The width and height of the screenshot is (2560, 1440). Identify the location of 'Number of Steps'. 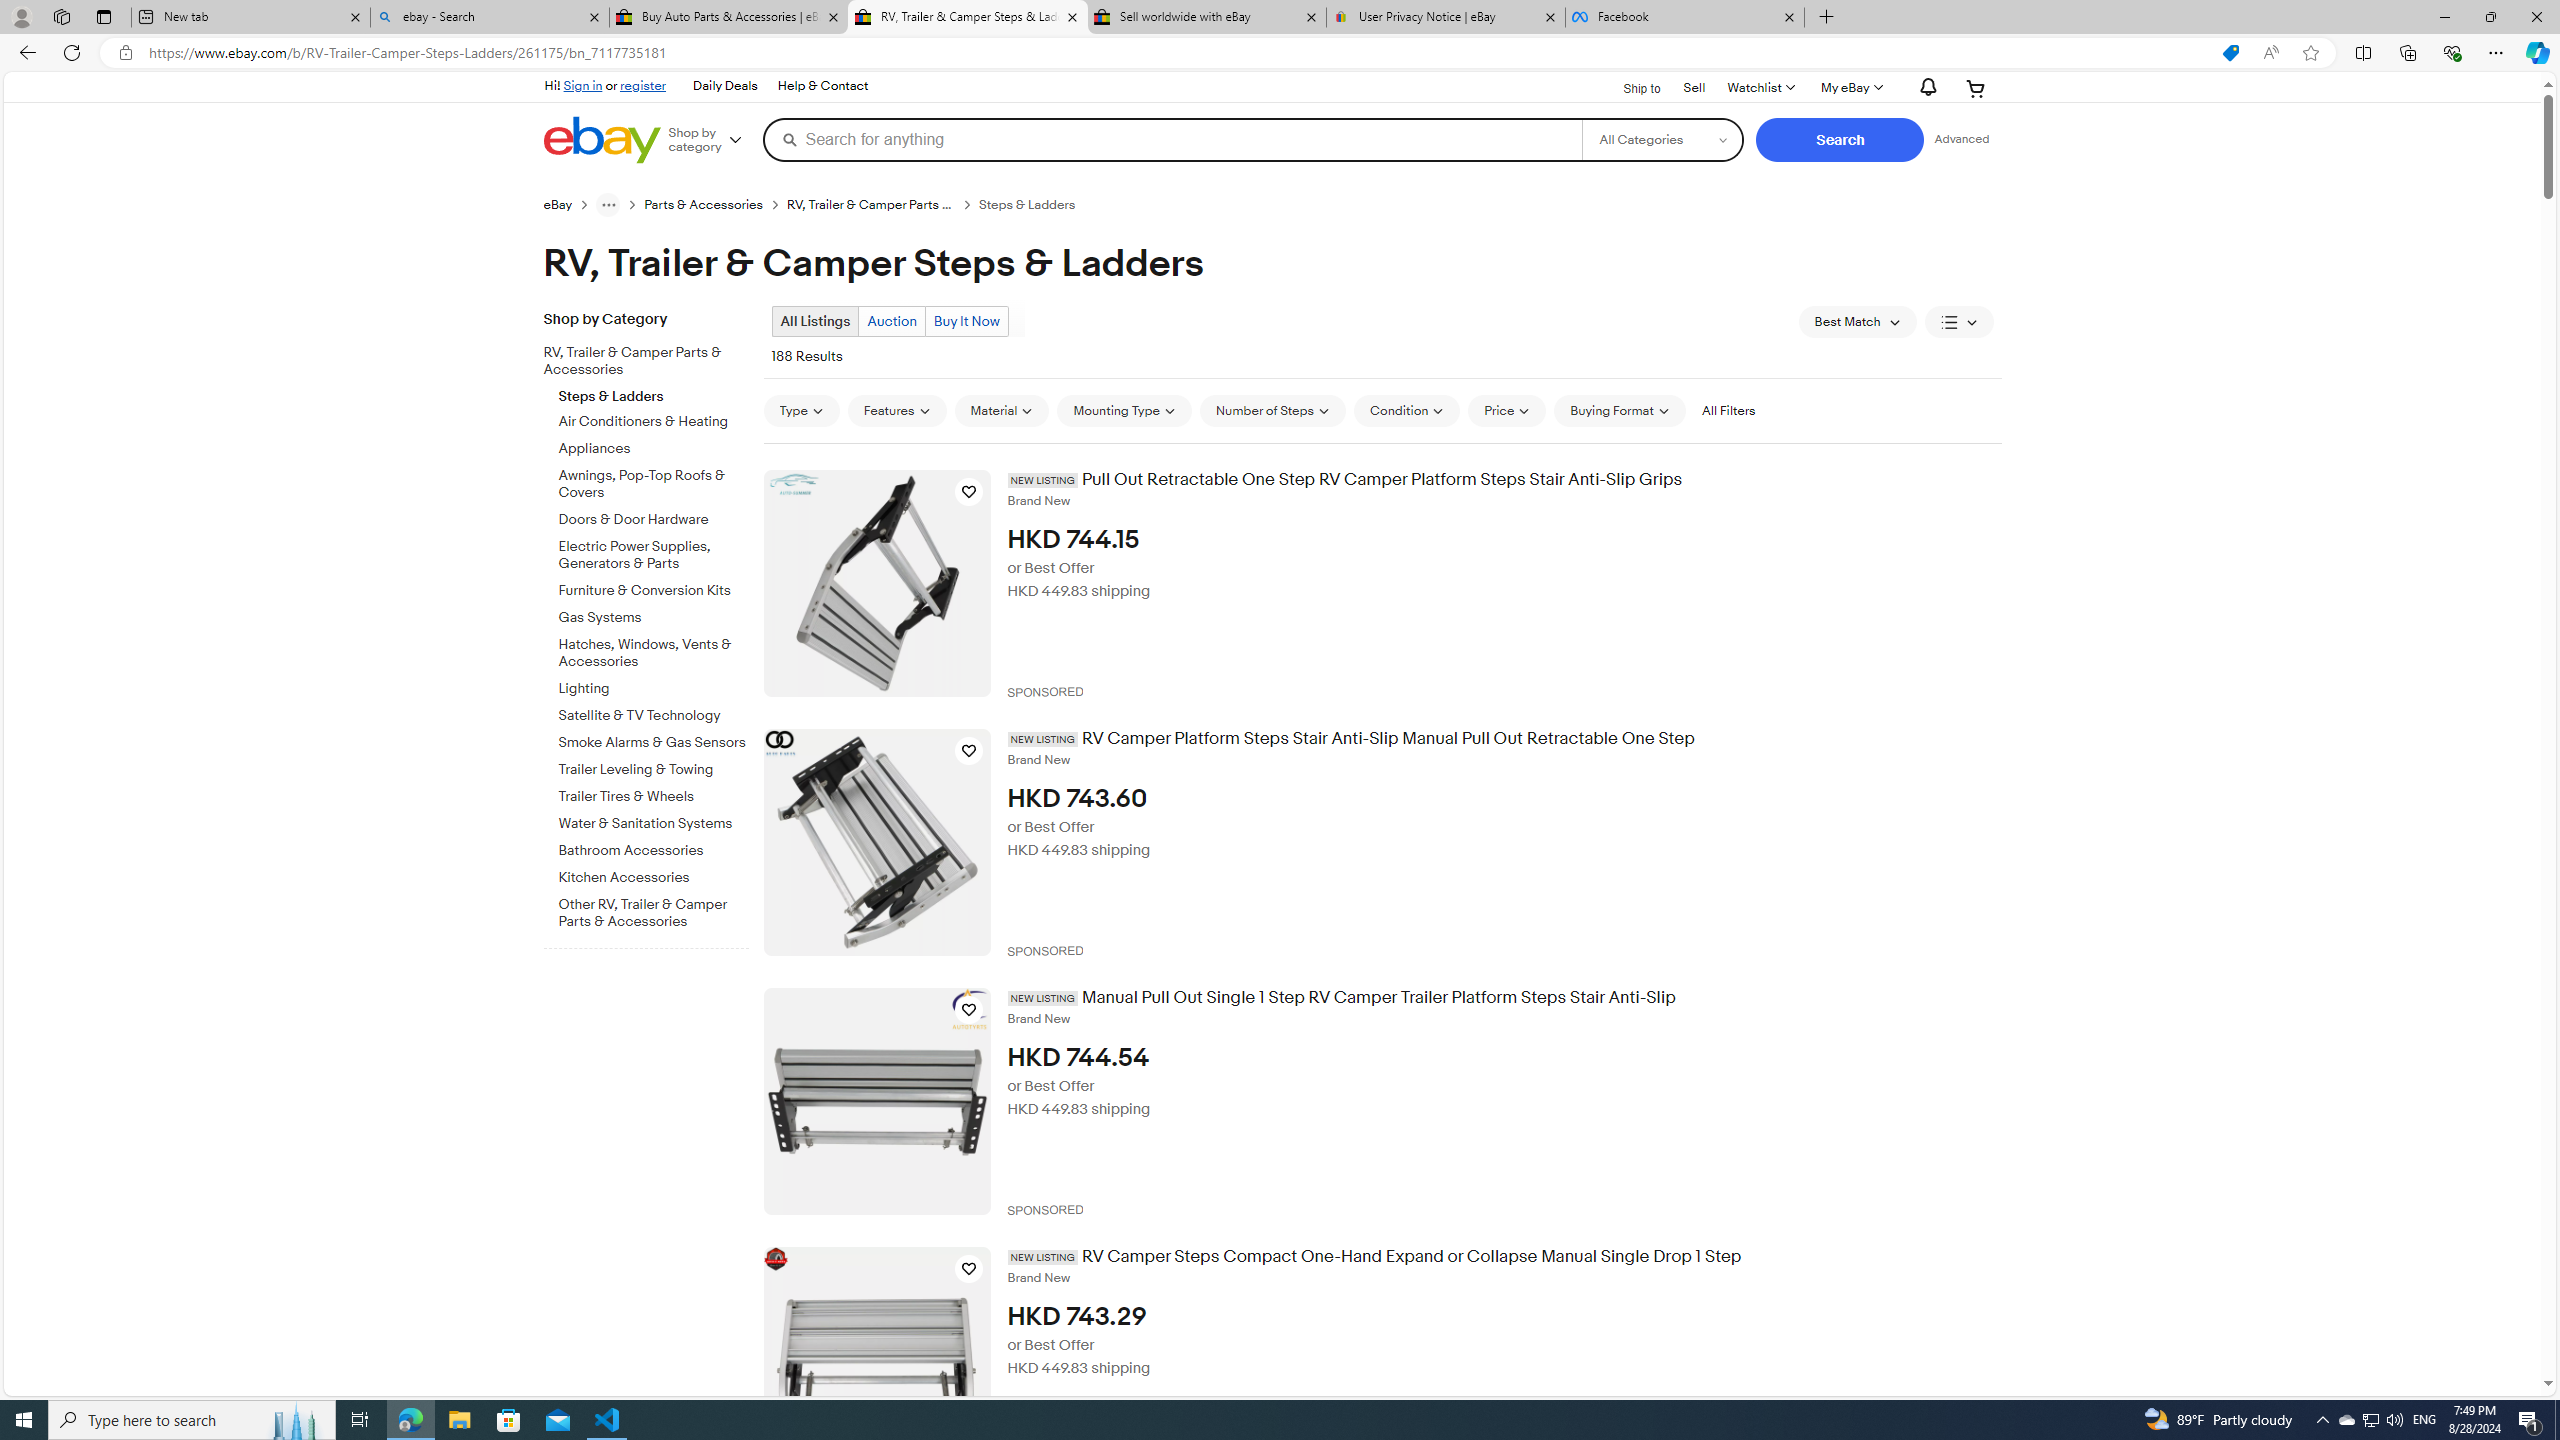
(1272, 410).